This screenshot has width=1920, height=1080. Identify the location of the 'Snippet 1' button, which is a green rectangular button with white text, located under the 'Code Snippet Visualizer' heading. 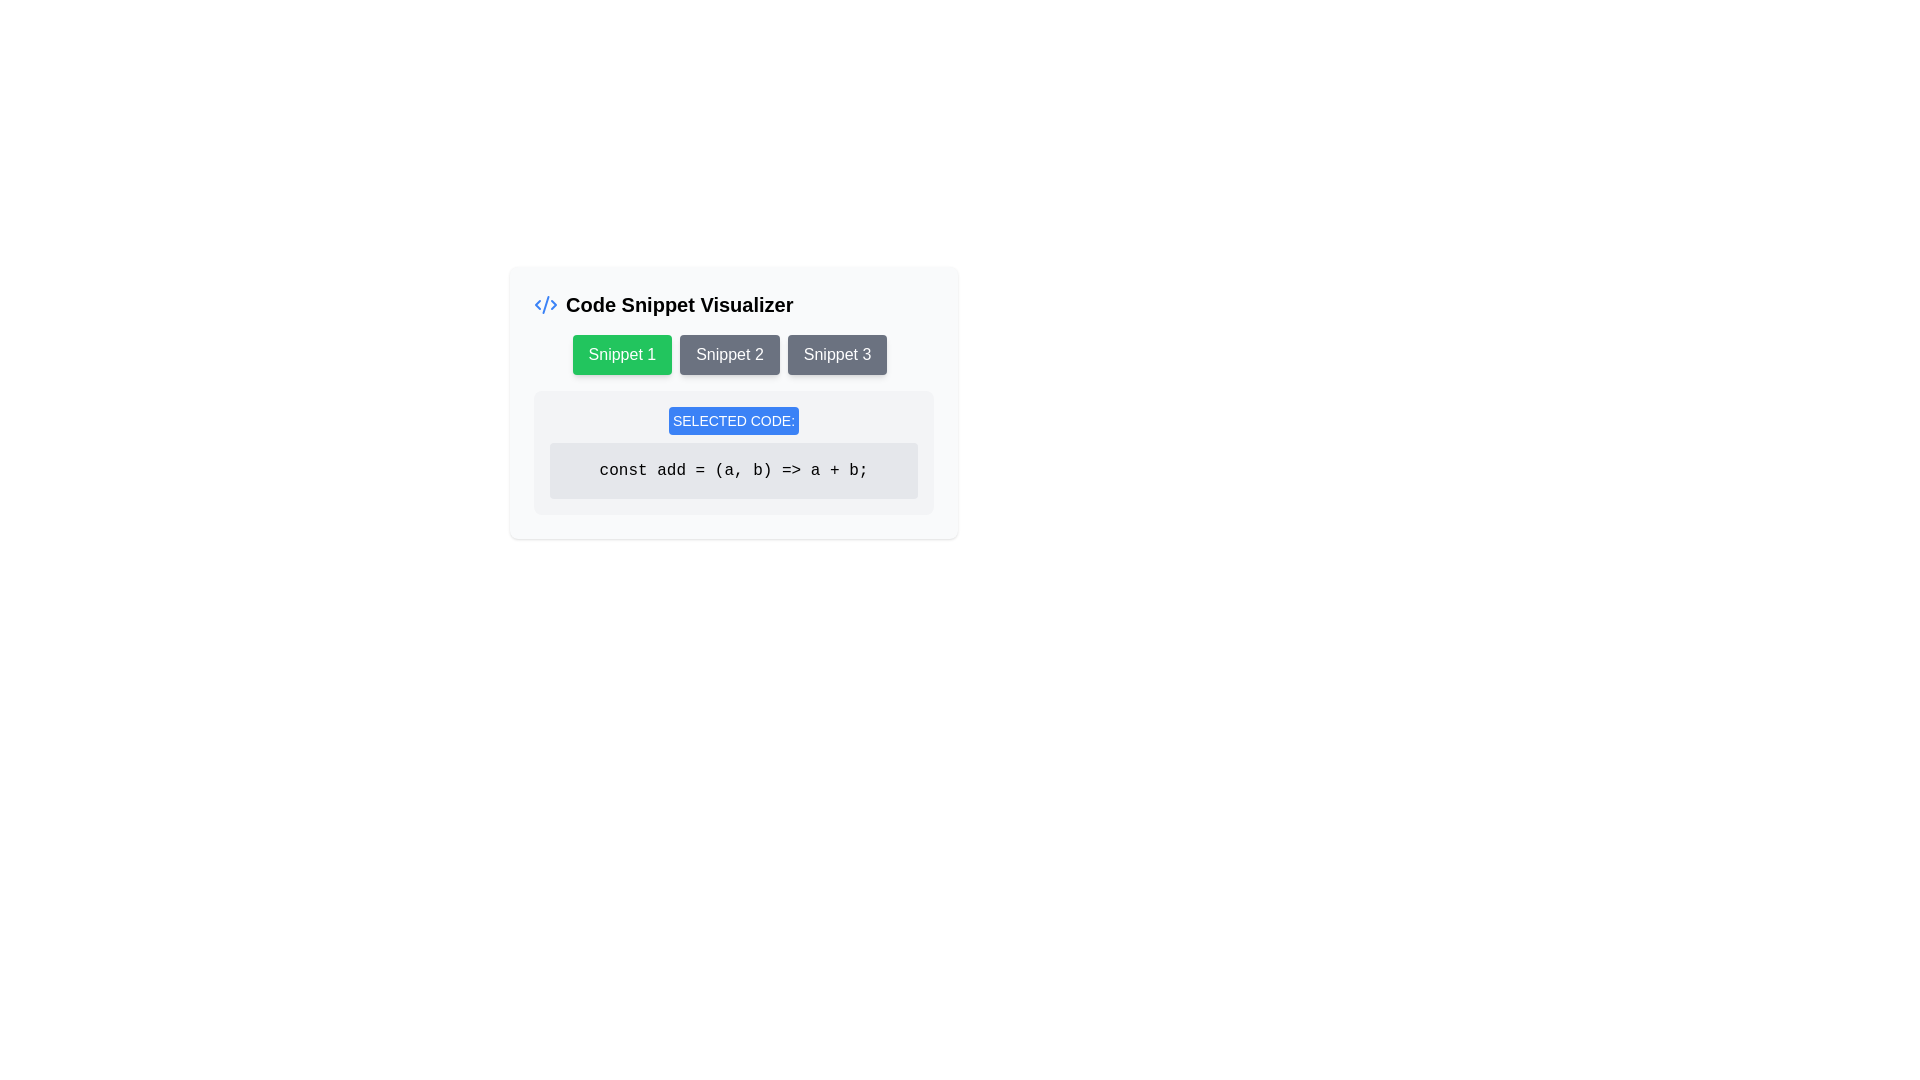
(621, 353).